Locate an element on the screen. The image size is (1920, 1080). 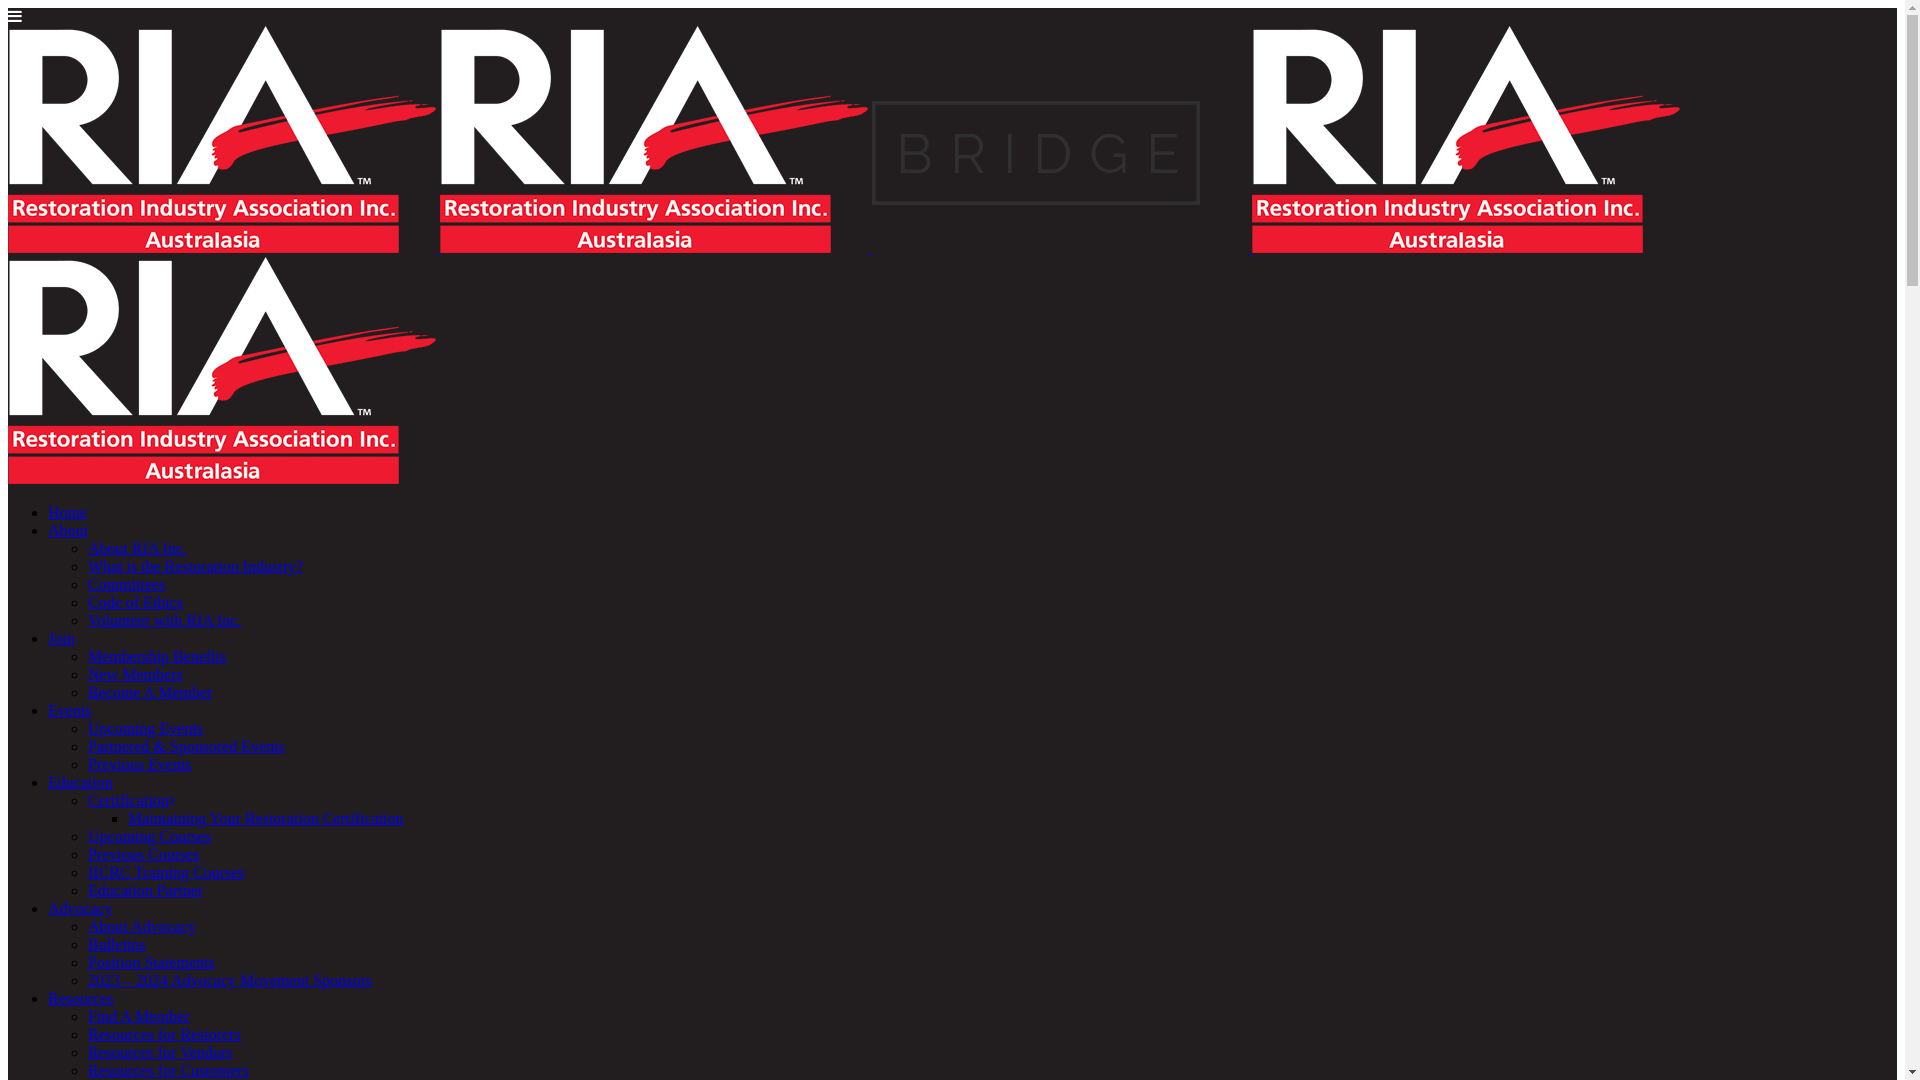
'IICRC Training Courses' is located at coordinates (166, 871).